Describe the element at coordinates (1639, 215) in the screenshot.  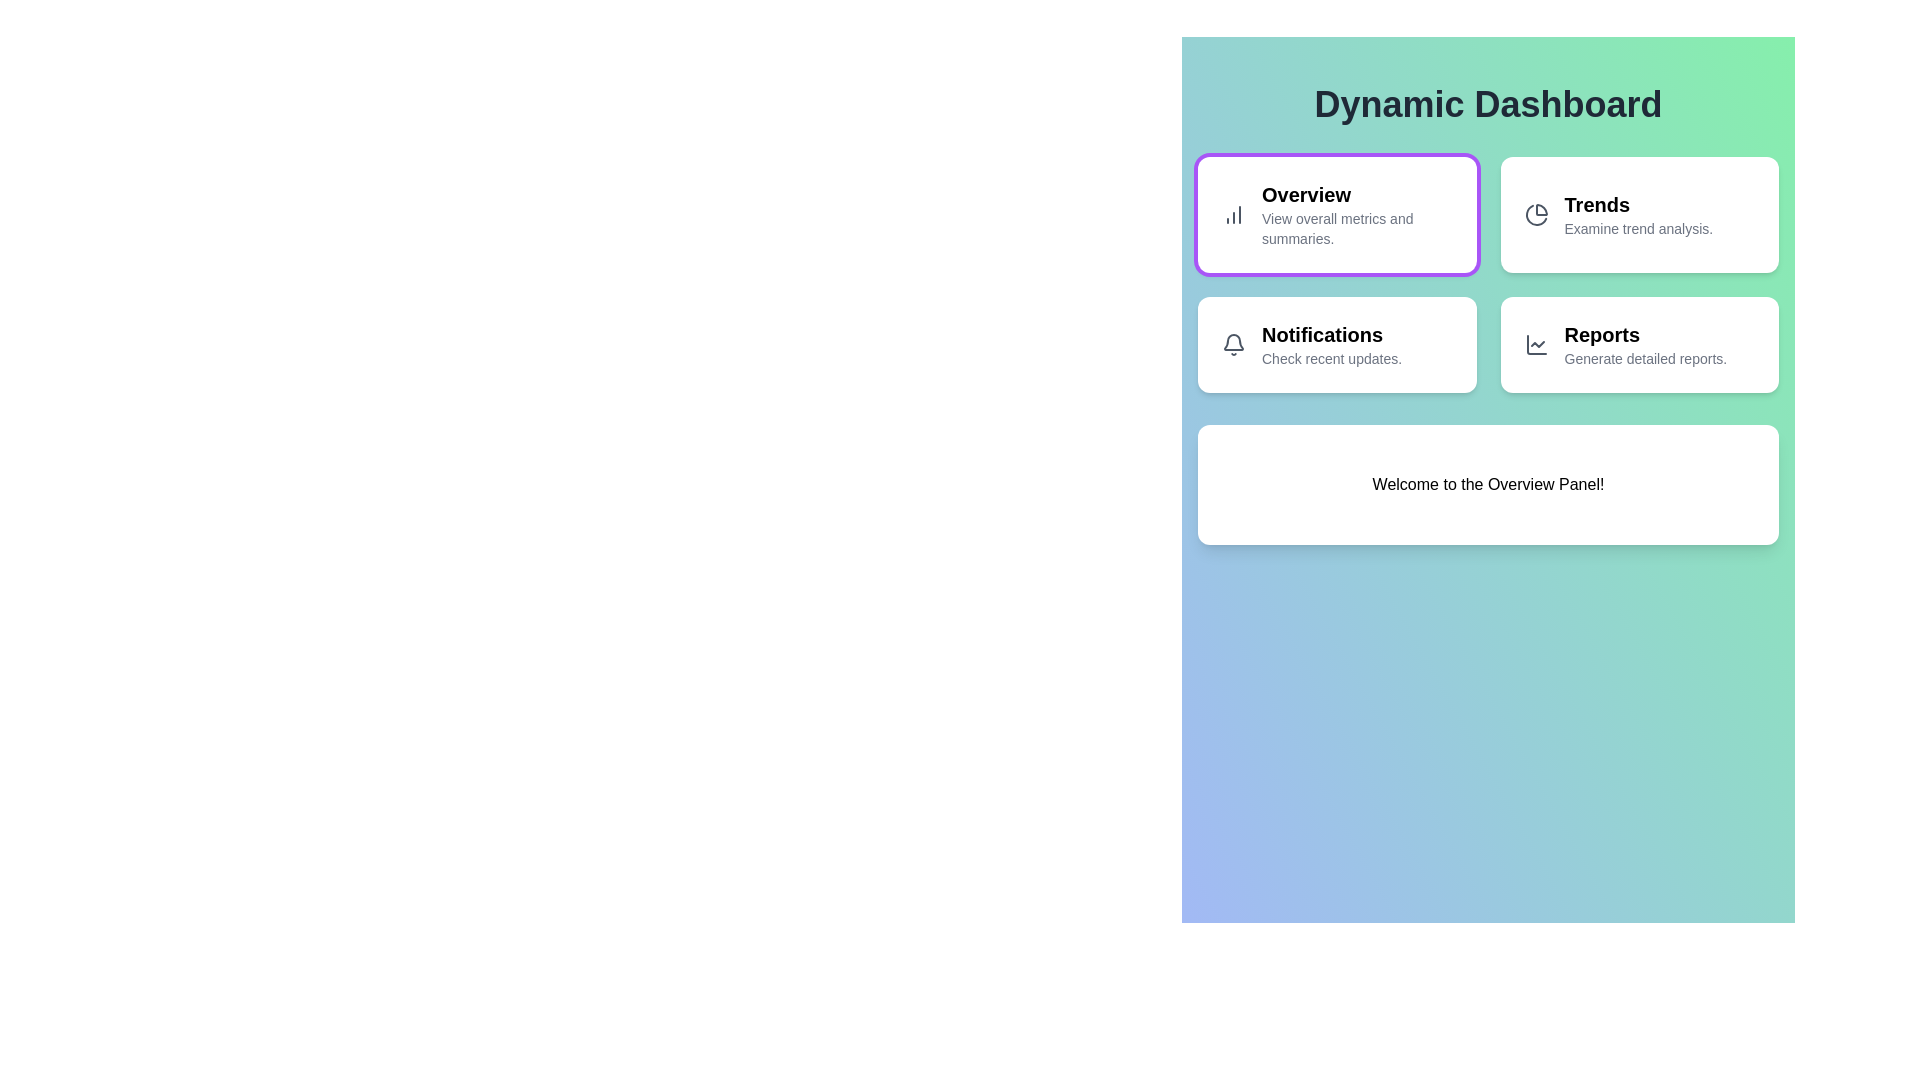
I see `the Trends panel by clicking its button` at that location.